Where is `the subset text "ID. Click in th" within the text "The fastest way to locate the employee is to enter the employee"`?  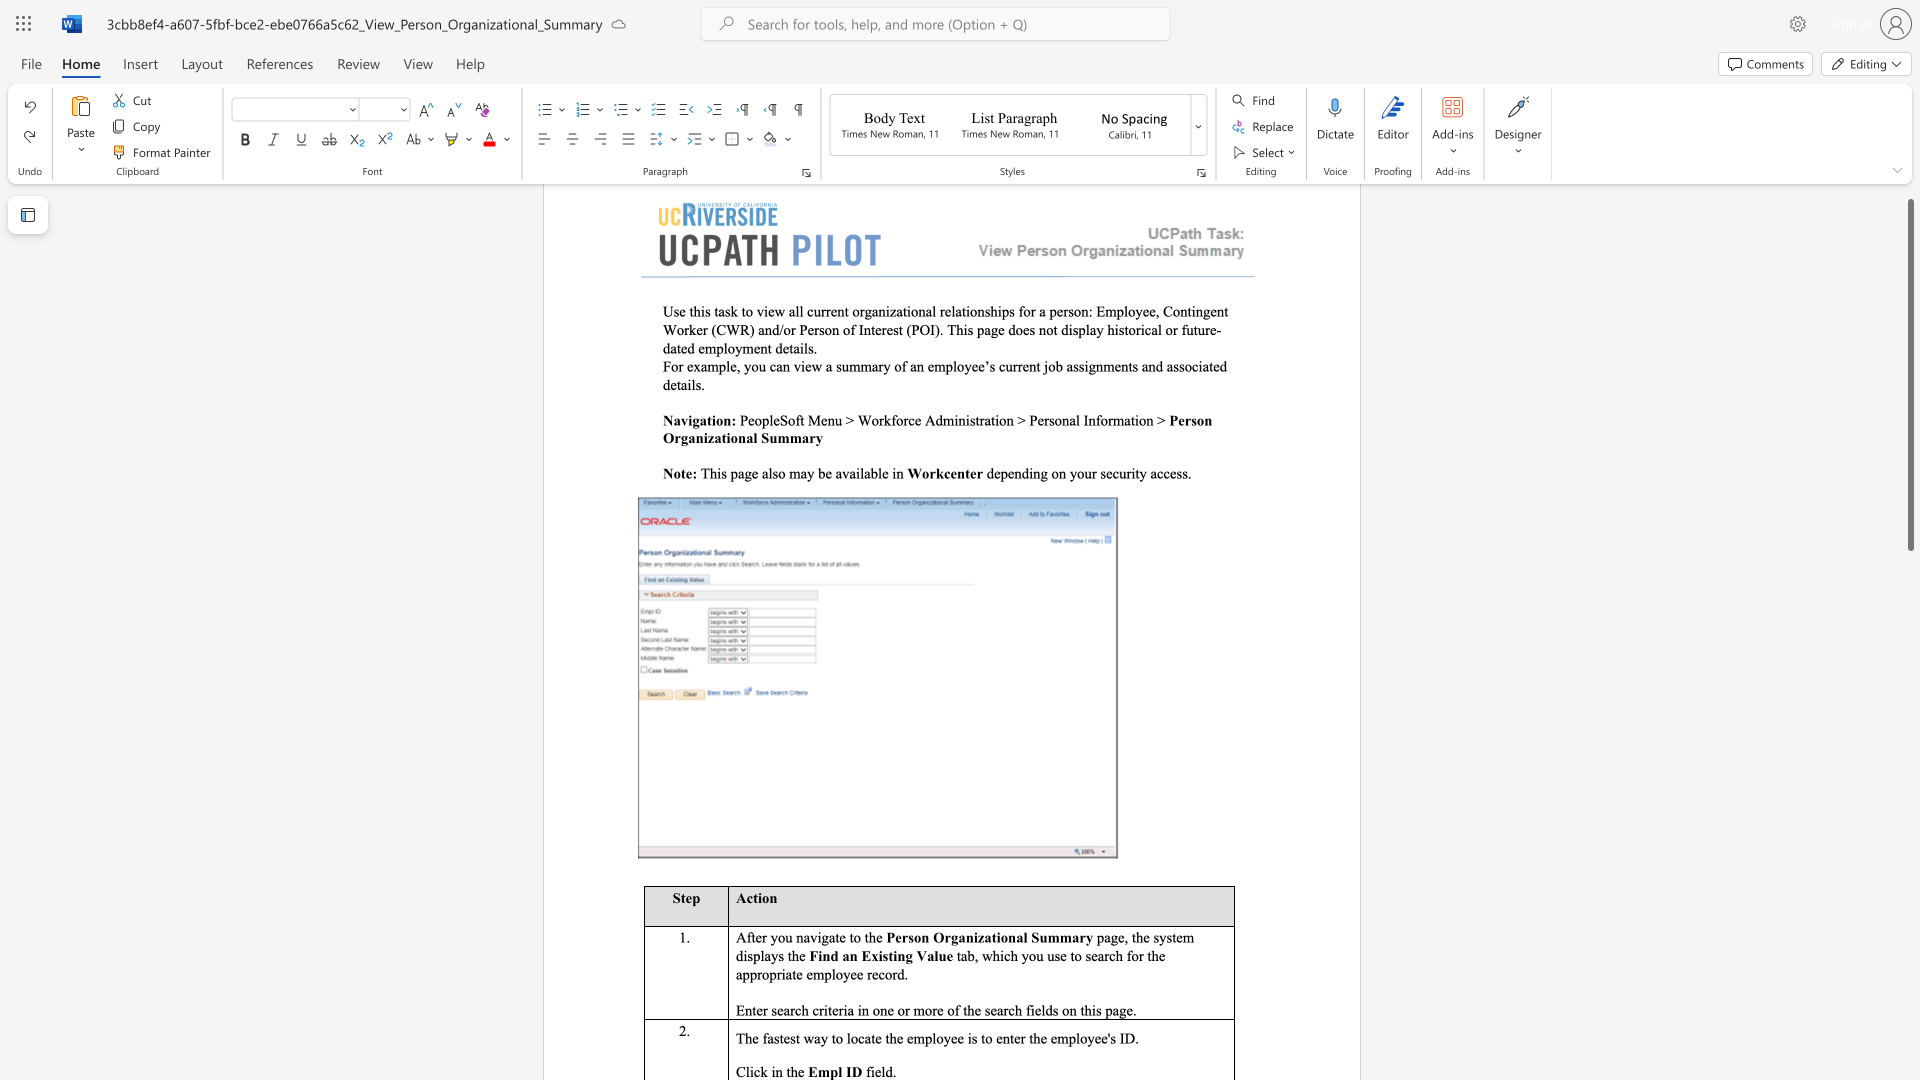
the subset text "ID. Click in th" within the text "The fastest way to locate the employee is to enter the employee" is located at coordinates (1118, 1037).